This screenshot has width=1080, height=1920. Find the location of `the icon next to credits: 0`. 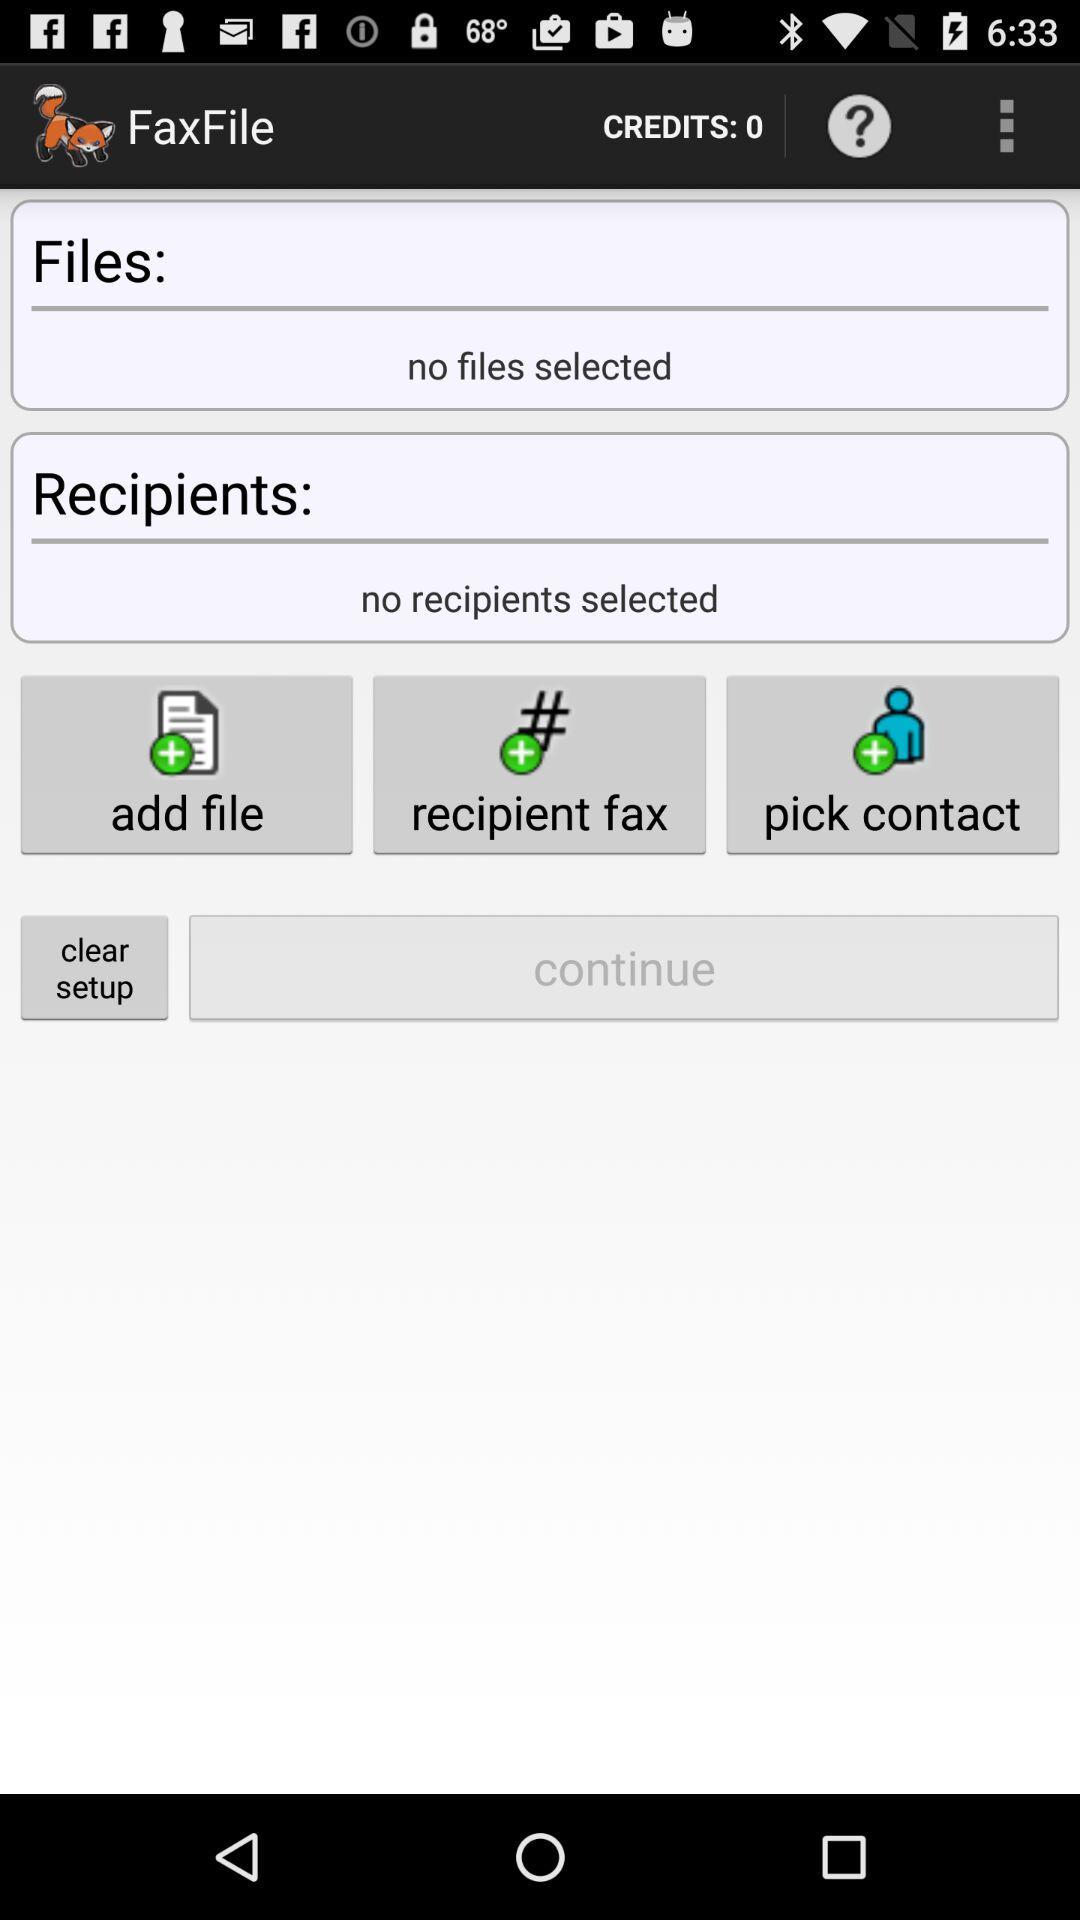

the icon next to credits: 0 is located at coordinates (858, 124).